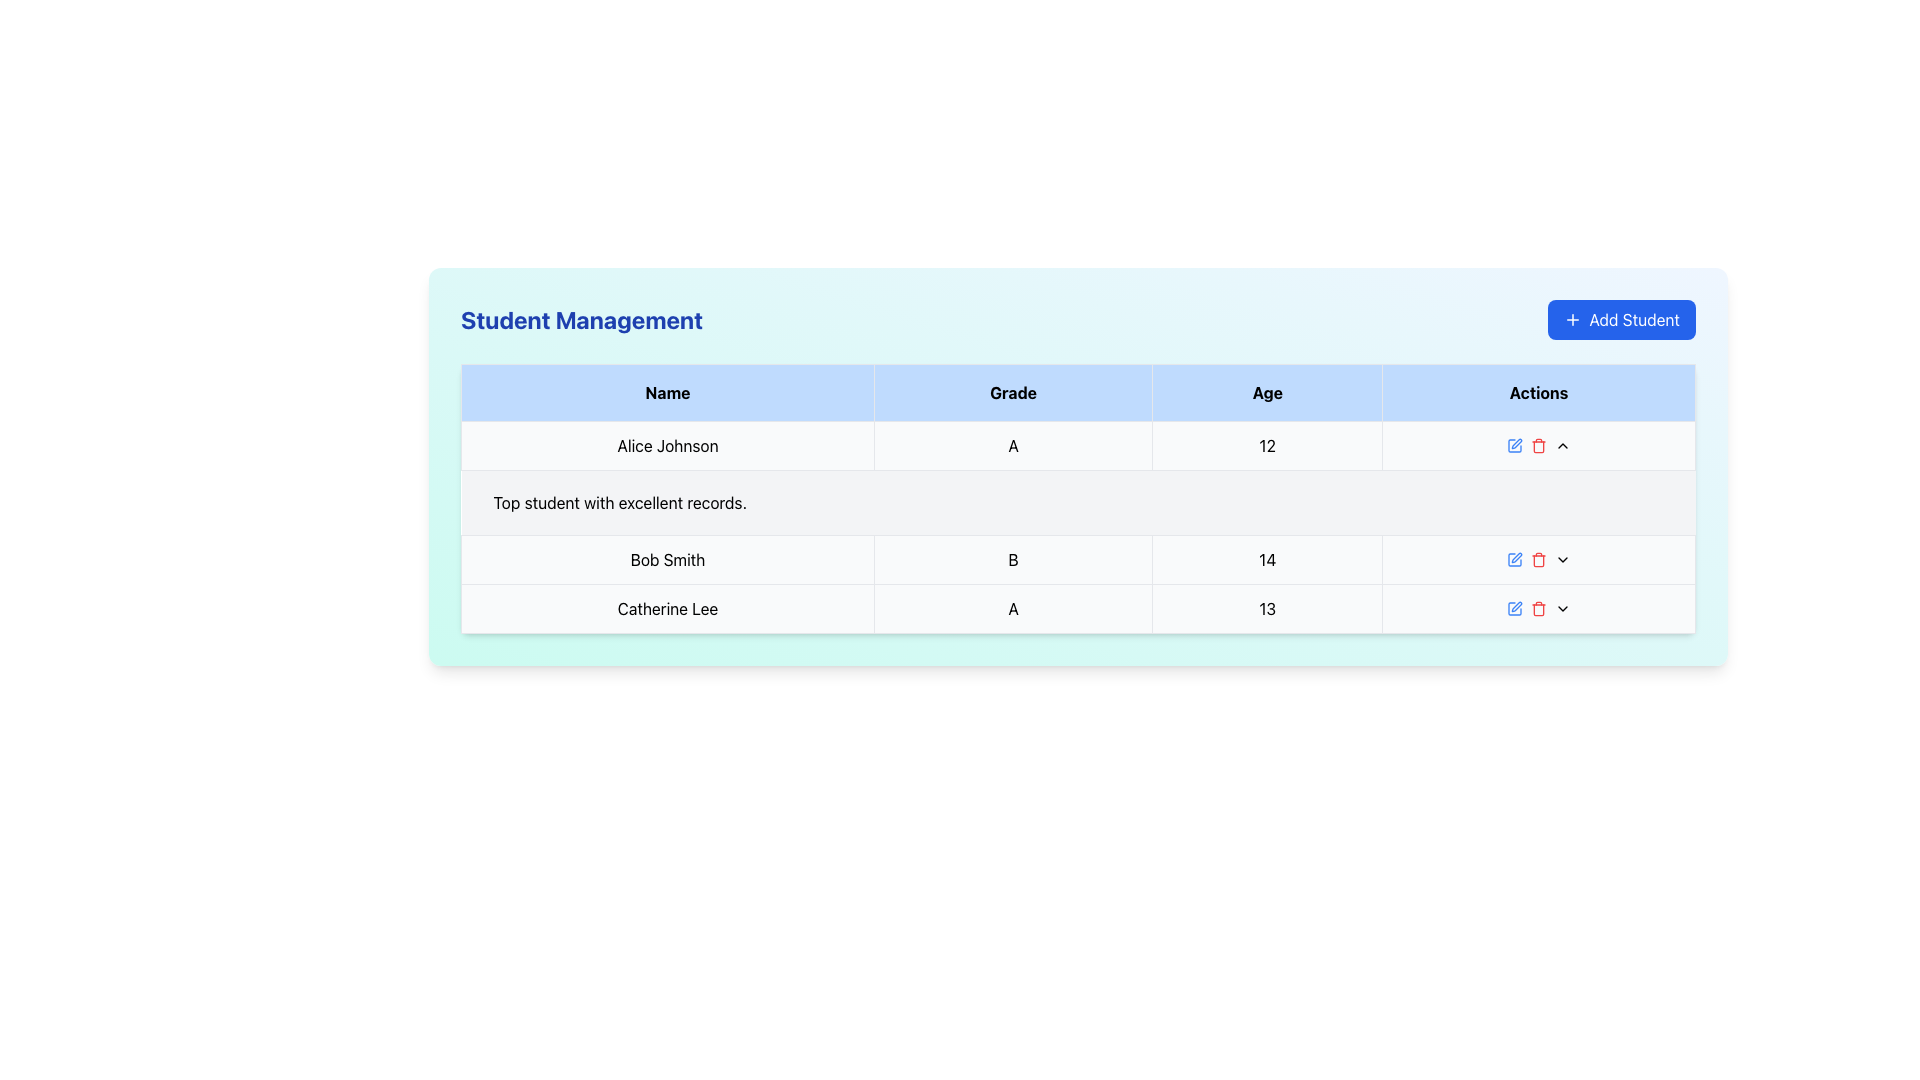 The height and width of the screenshot is (1080, 1920). I want to click on the pen icon representing editing options, so click(1517, 558).